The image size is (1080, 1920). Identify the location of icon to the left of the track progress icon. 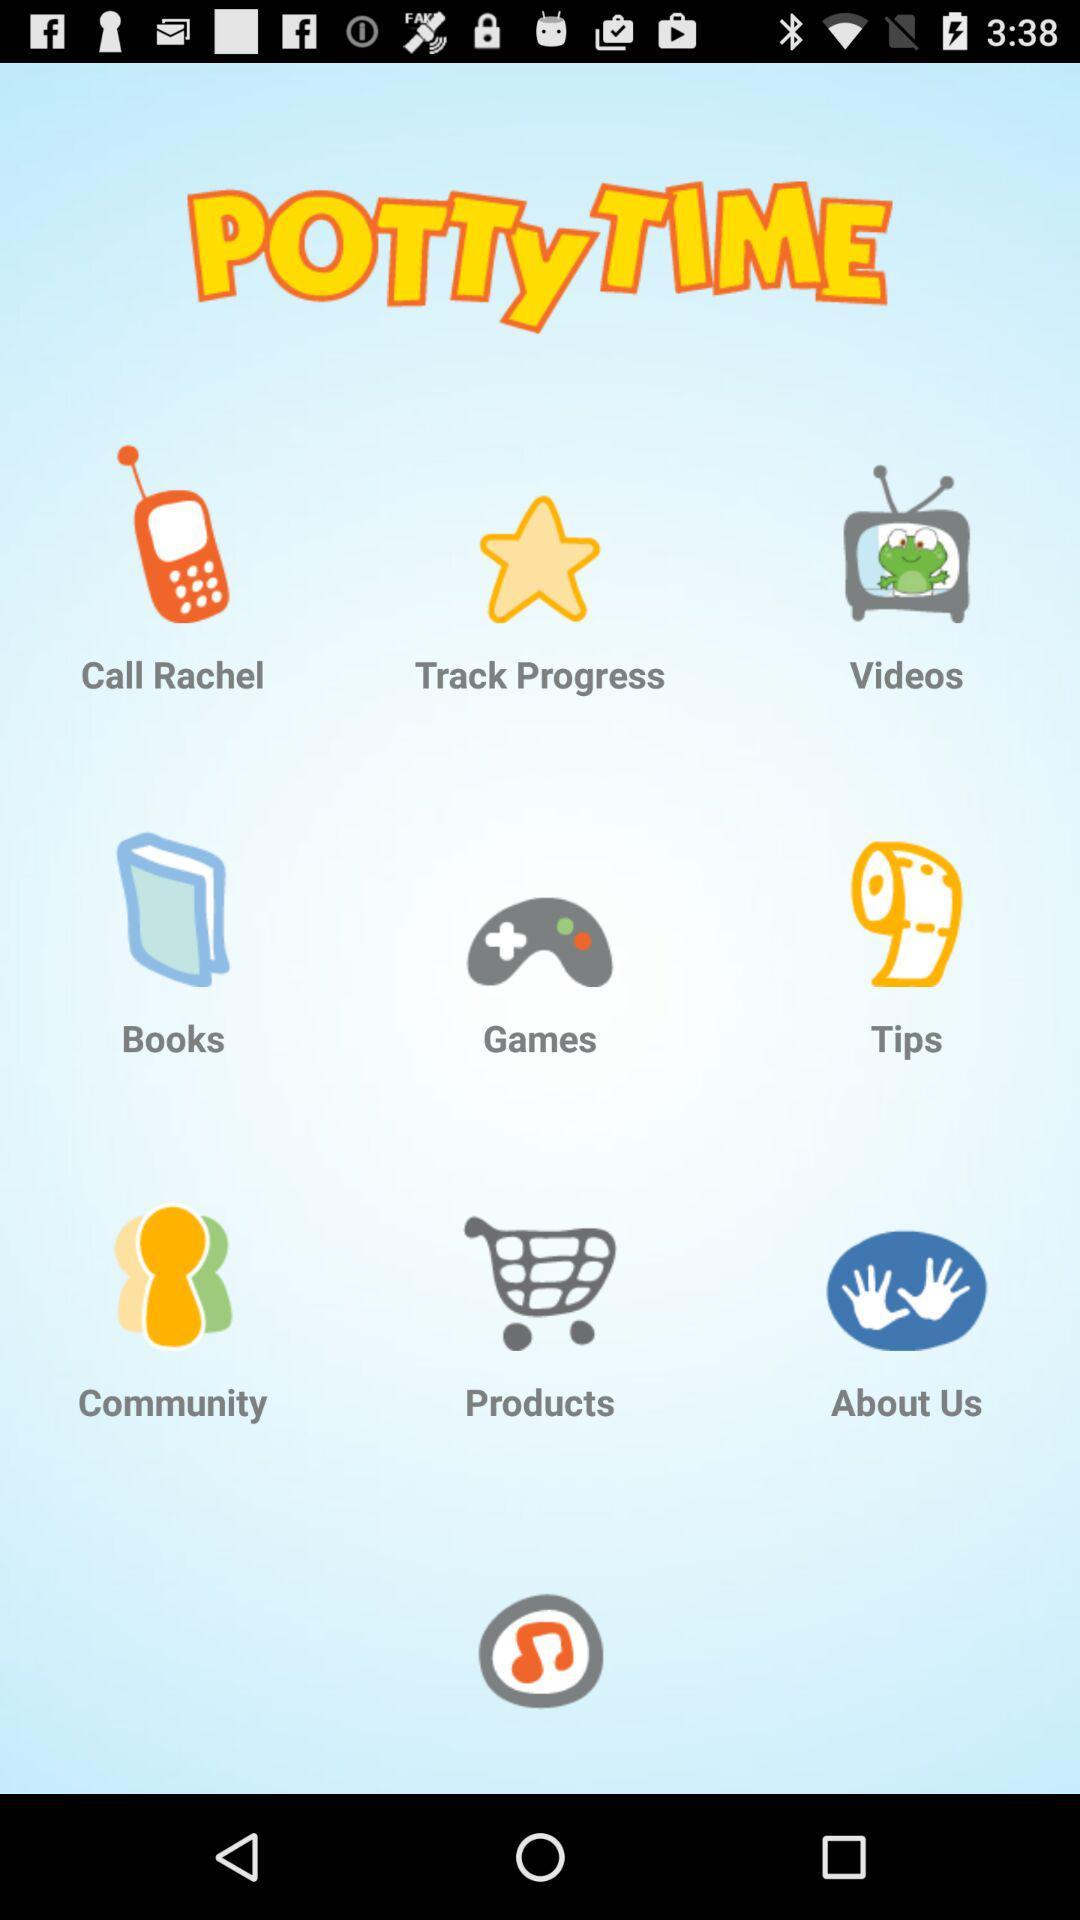
(172, 518).